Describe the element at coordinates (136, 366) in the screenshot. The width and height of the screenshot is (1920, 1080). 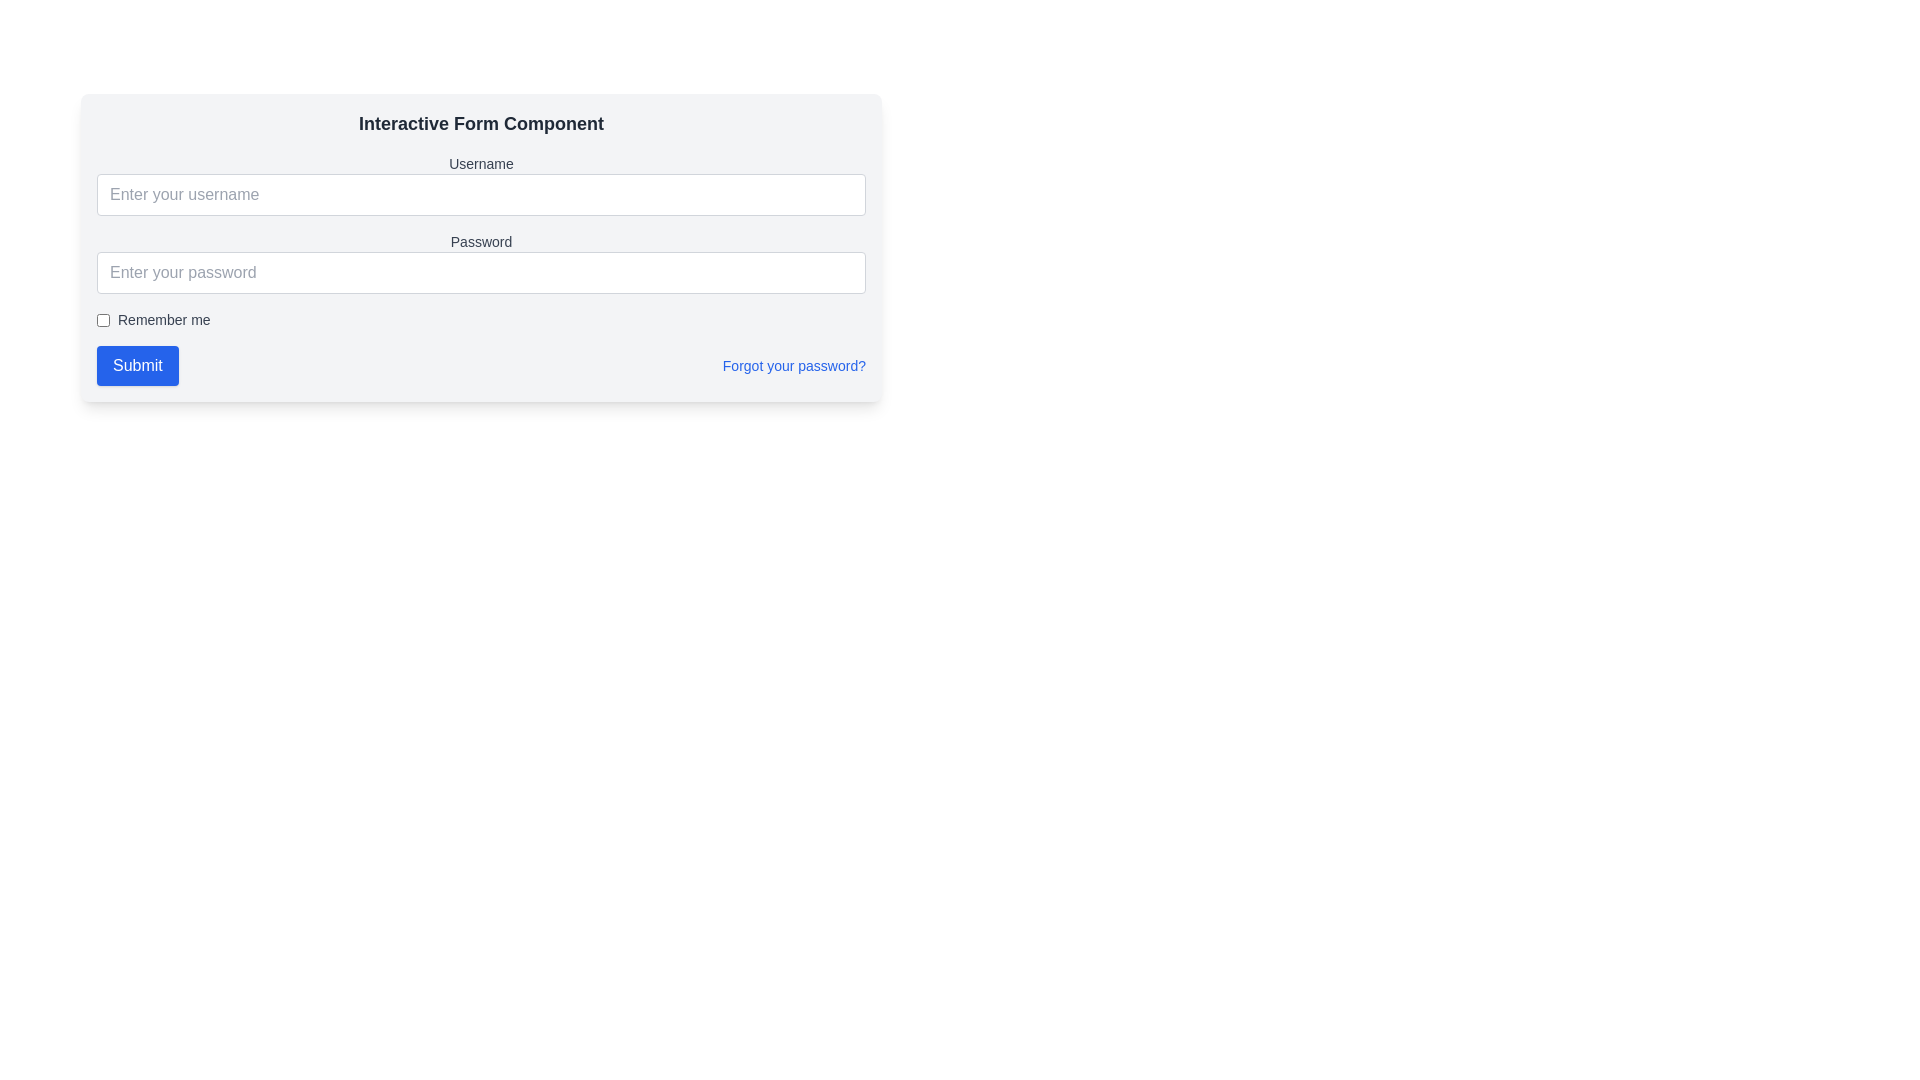
I see `the 'Submit' button with a blue background and white text by` at that location.